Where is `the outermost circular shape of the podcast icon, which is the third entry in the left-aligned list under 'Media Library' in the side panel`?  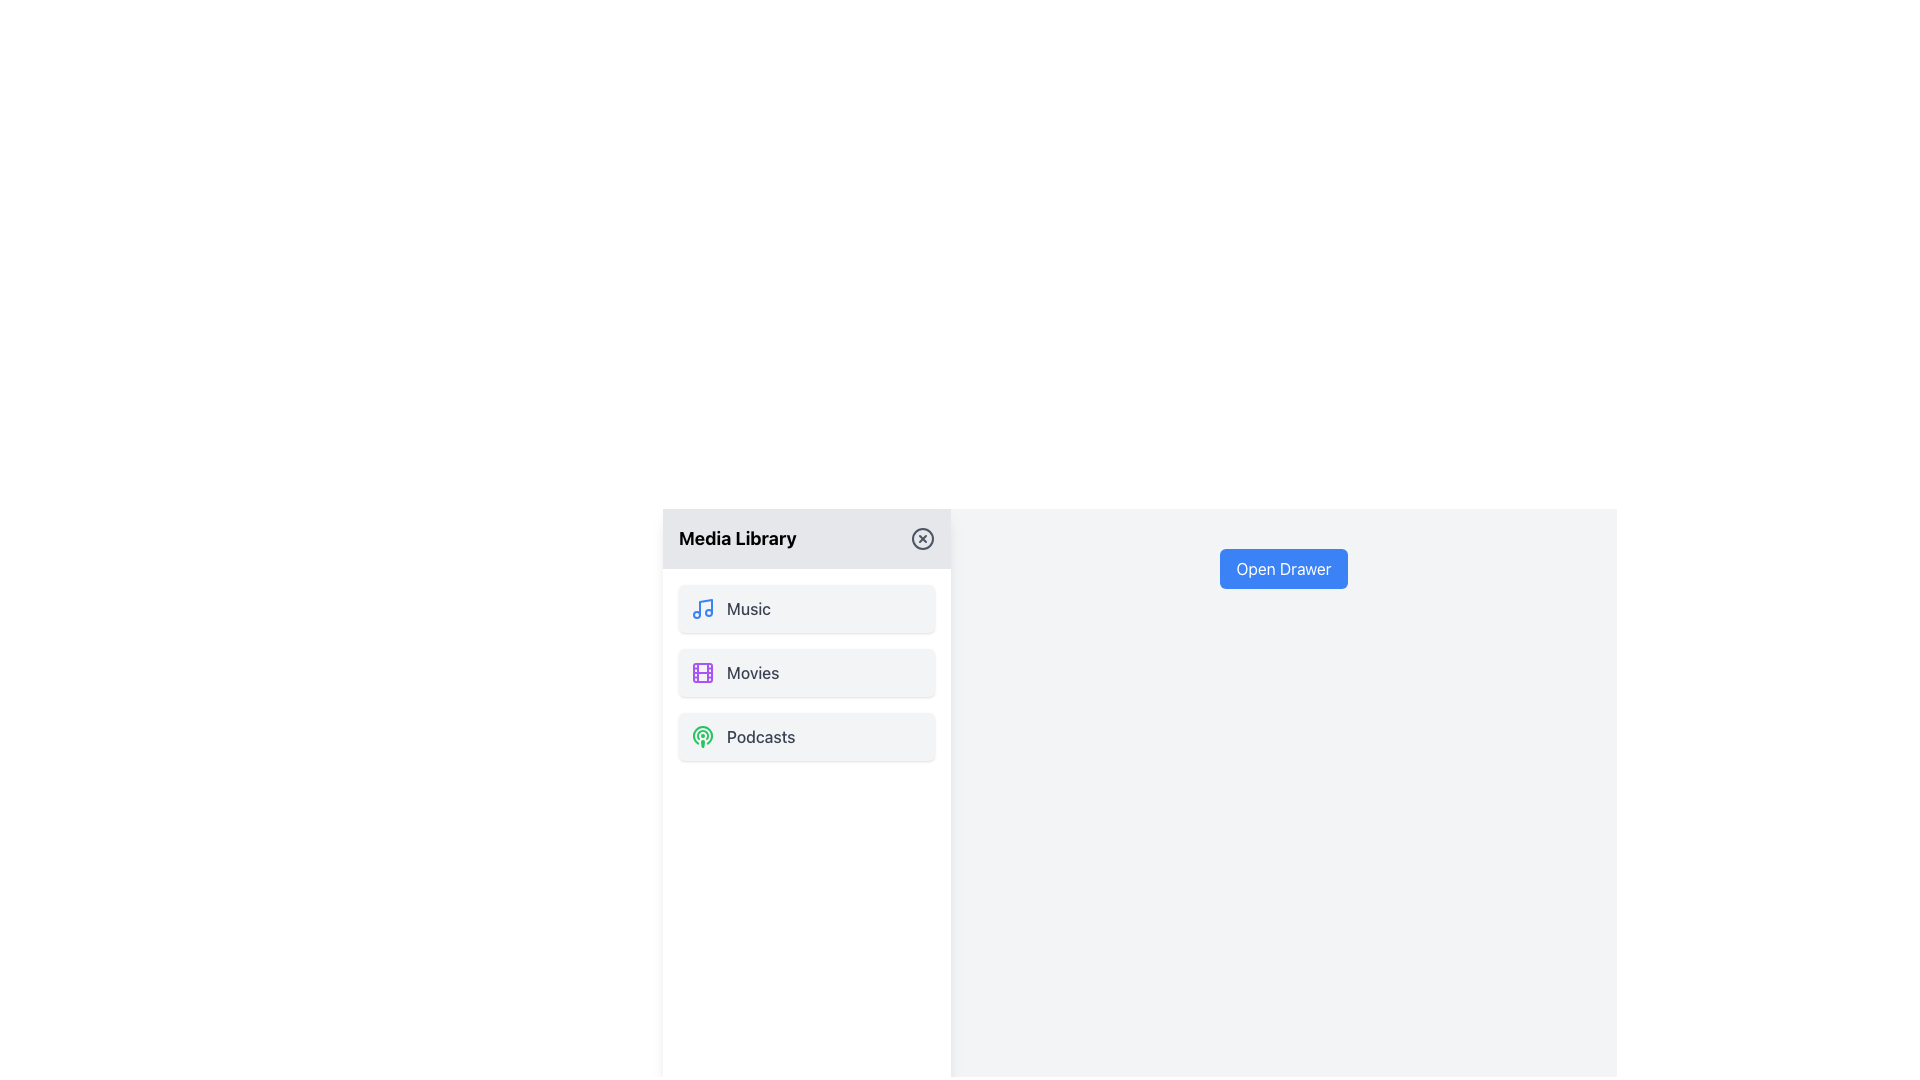
the outermost circular shape of the podcast icon, which is the third entry in the left-aligned list under 'Media Library' in the side panel is located at coordinates (702, 735).